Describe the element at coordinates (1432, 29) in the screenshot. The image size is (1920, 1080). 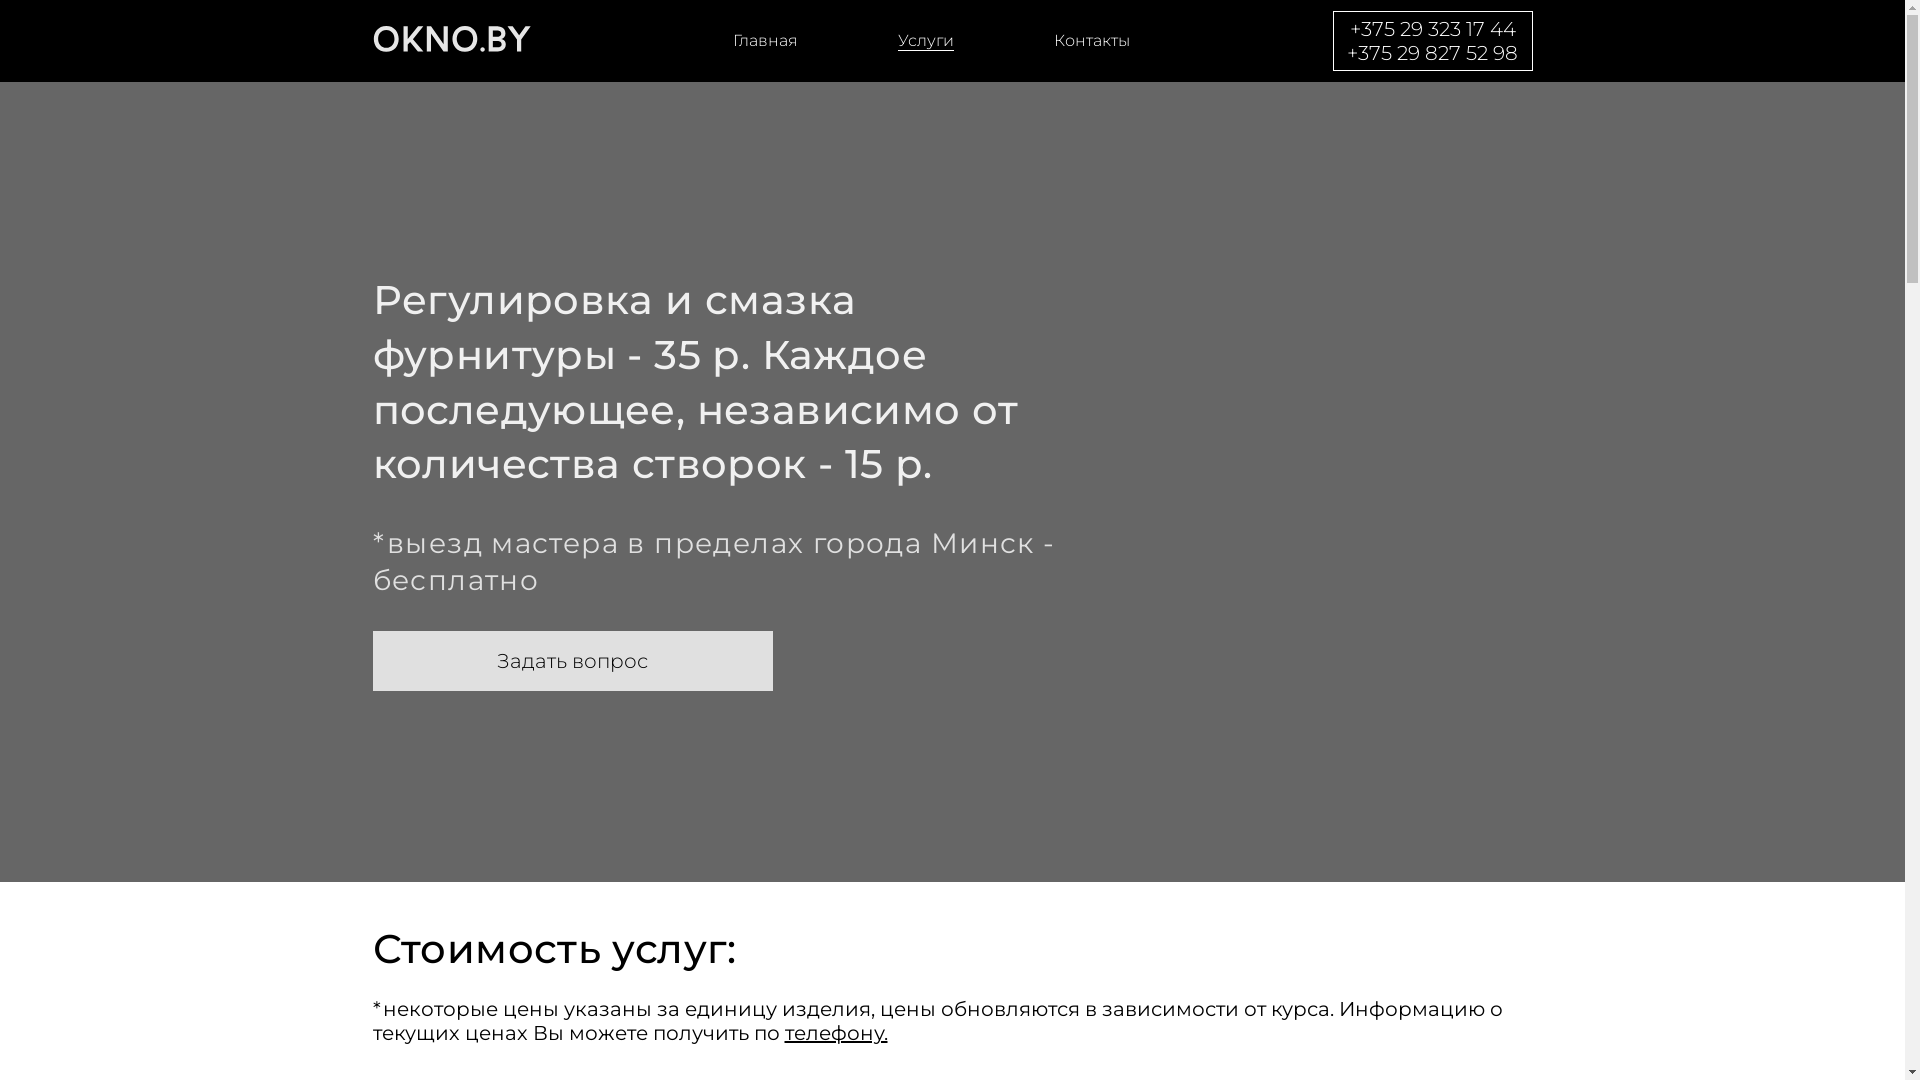
I see `'+375 29 323 17 44'` at that location.